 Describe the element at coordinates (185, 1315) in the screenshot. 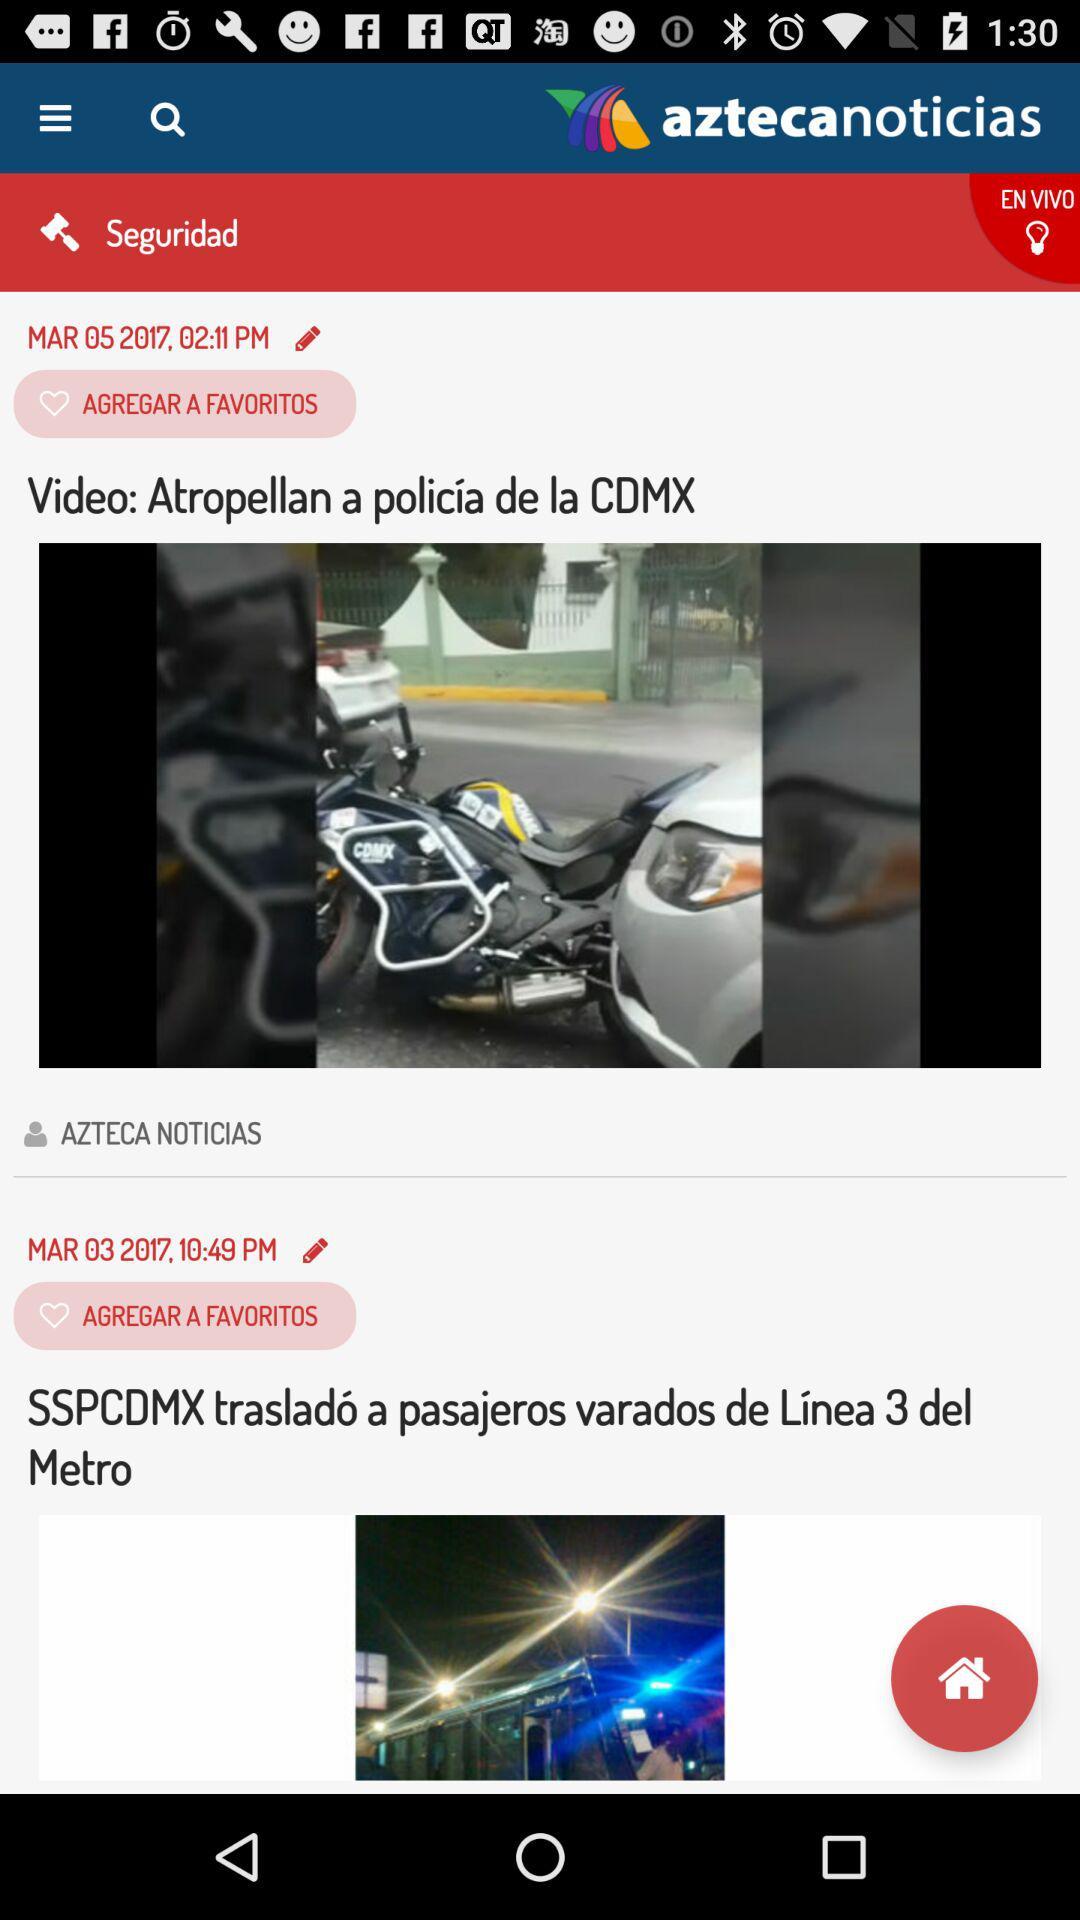

I see `the button below the text mar 03 20171049 pm on the web page` at that location.